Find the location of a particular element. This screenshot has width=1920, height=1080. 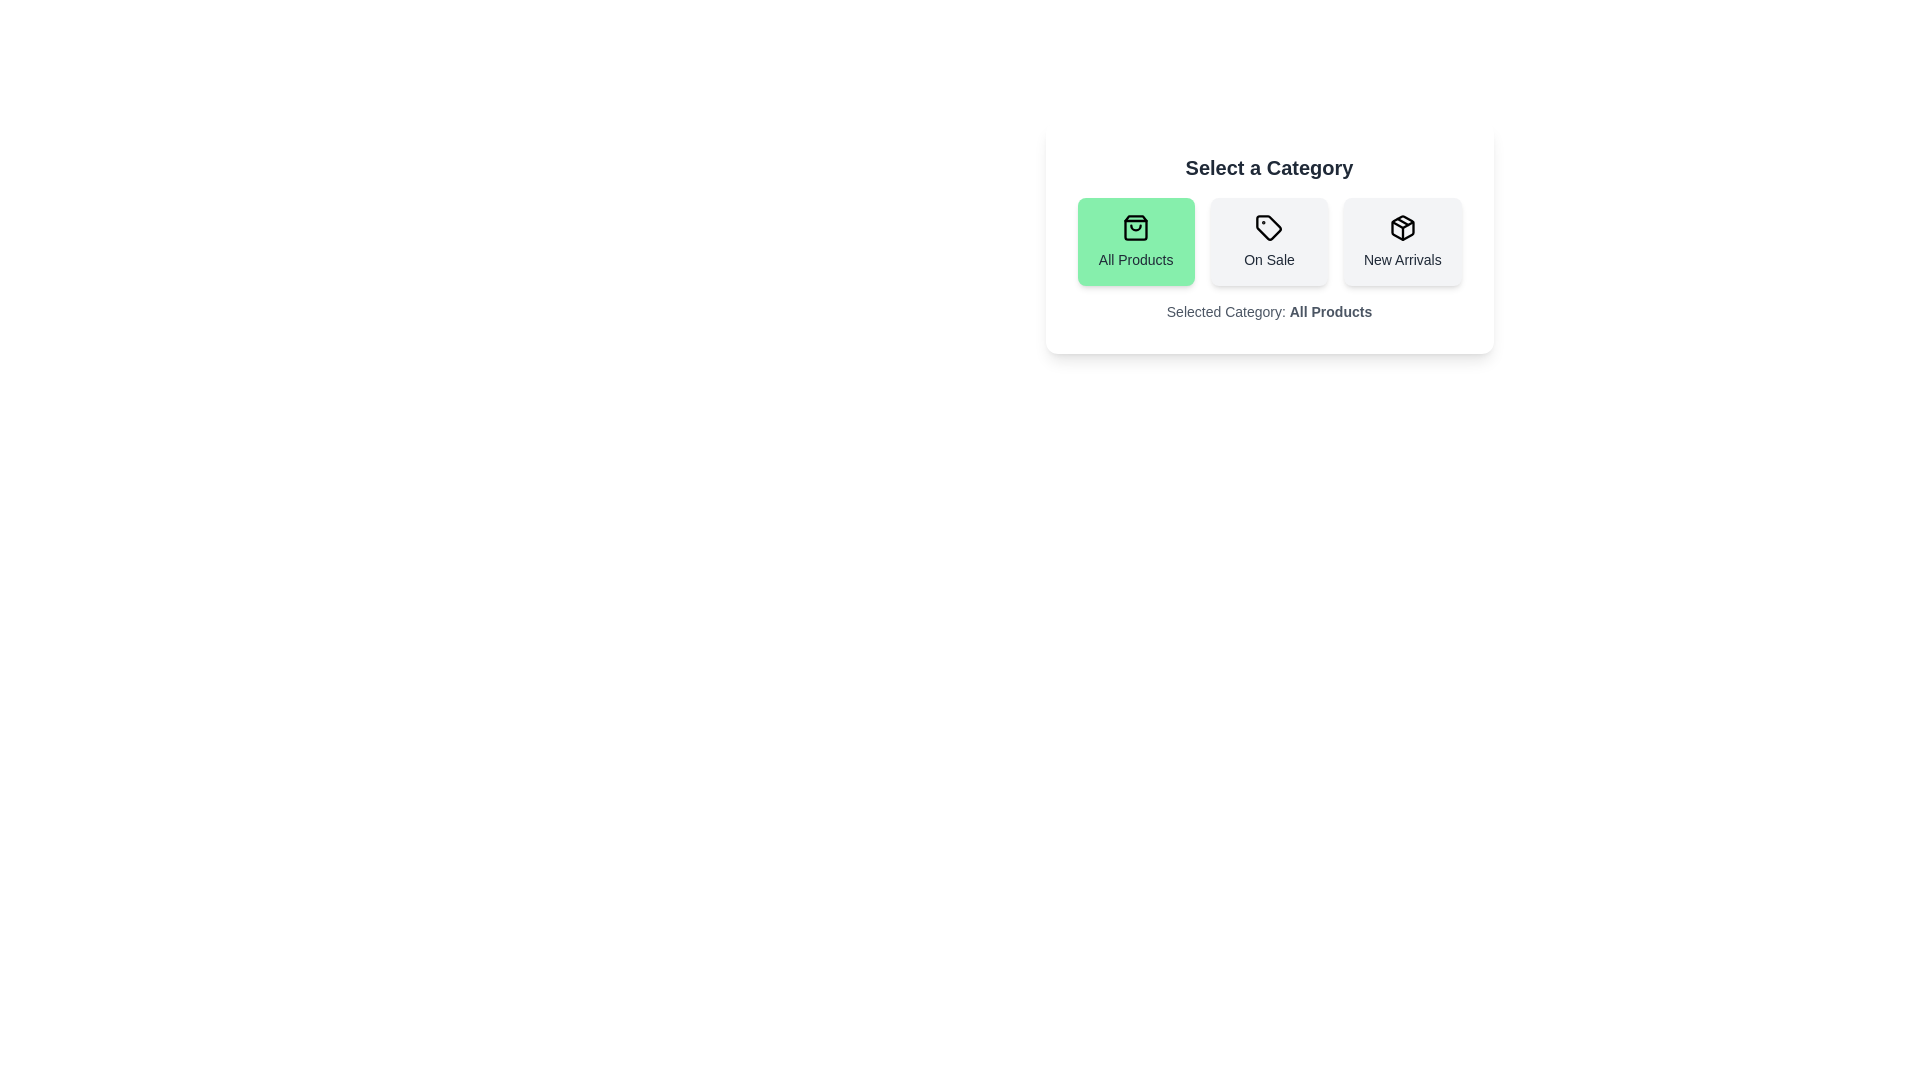

the 'On Sale' category button is located at coordinates (1268, 241).